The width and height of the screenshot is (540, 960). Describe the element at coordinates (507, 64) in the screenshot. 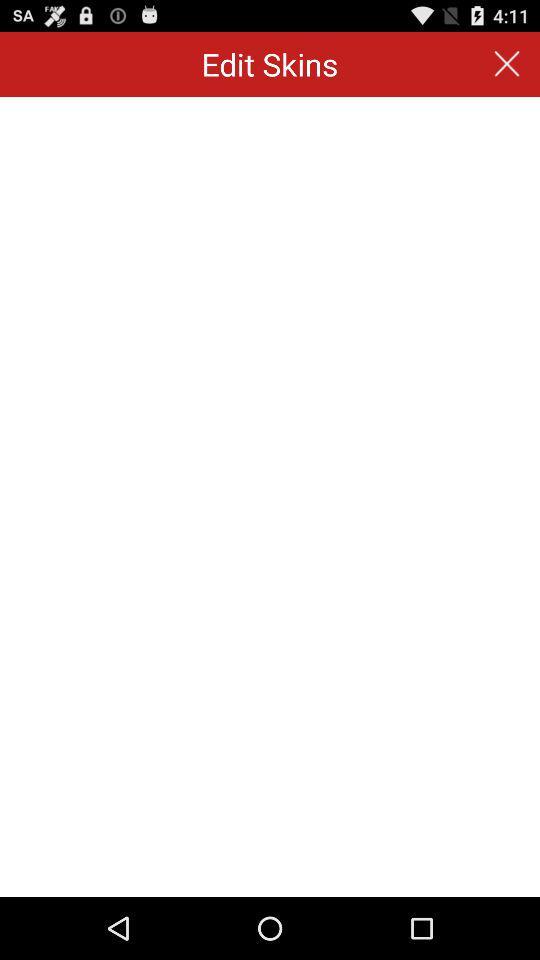

I see `close` at that location.